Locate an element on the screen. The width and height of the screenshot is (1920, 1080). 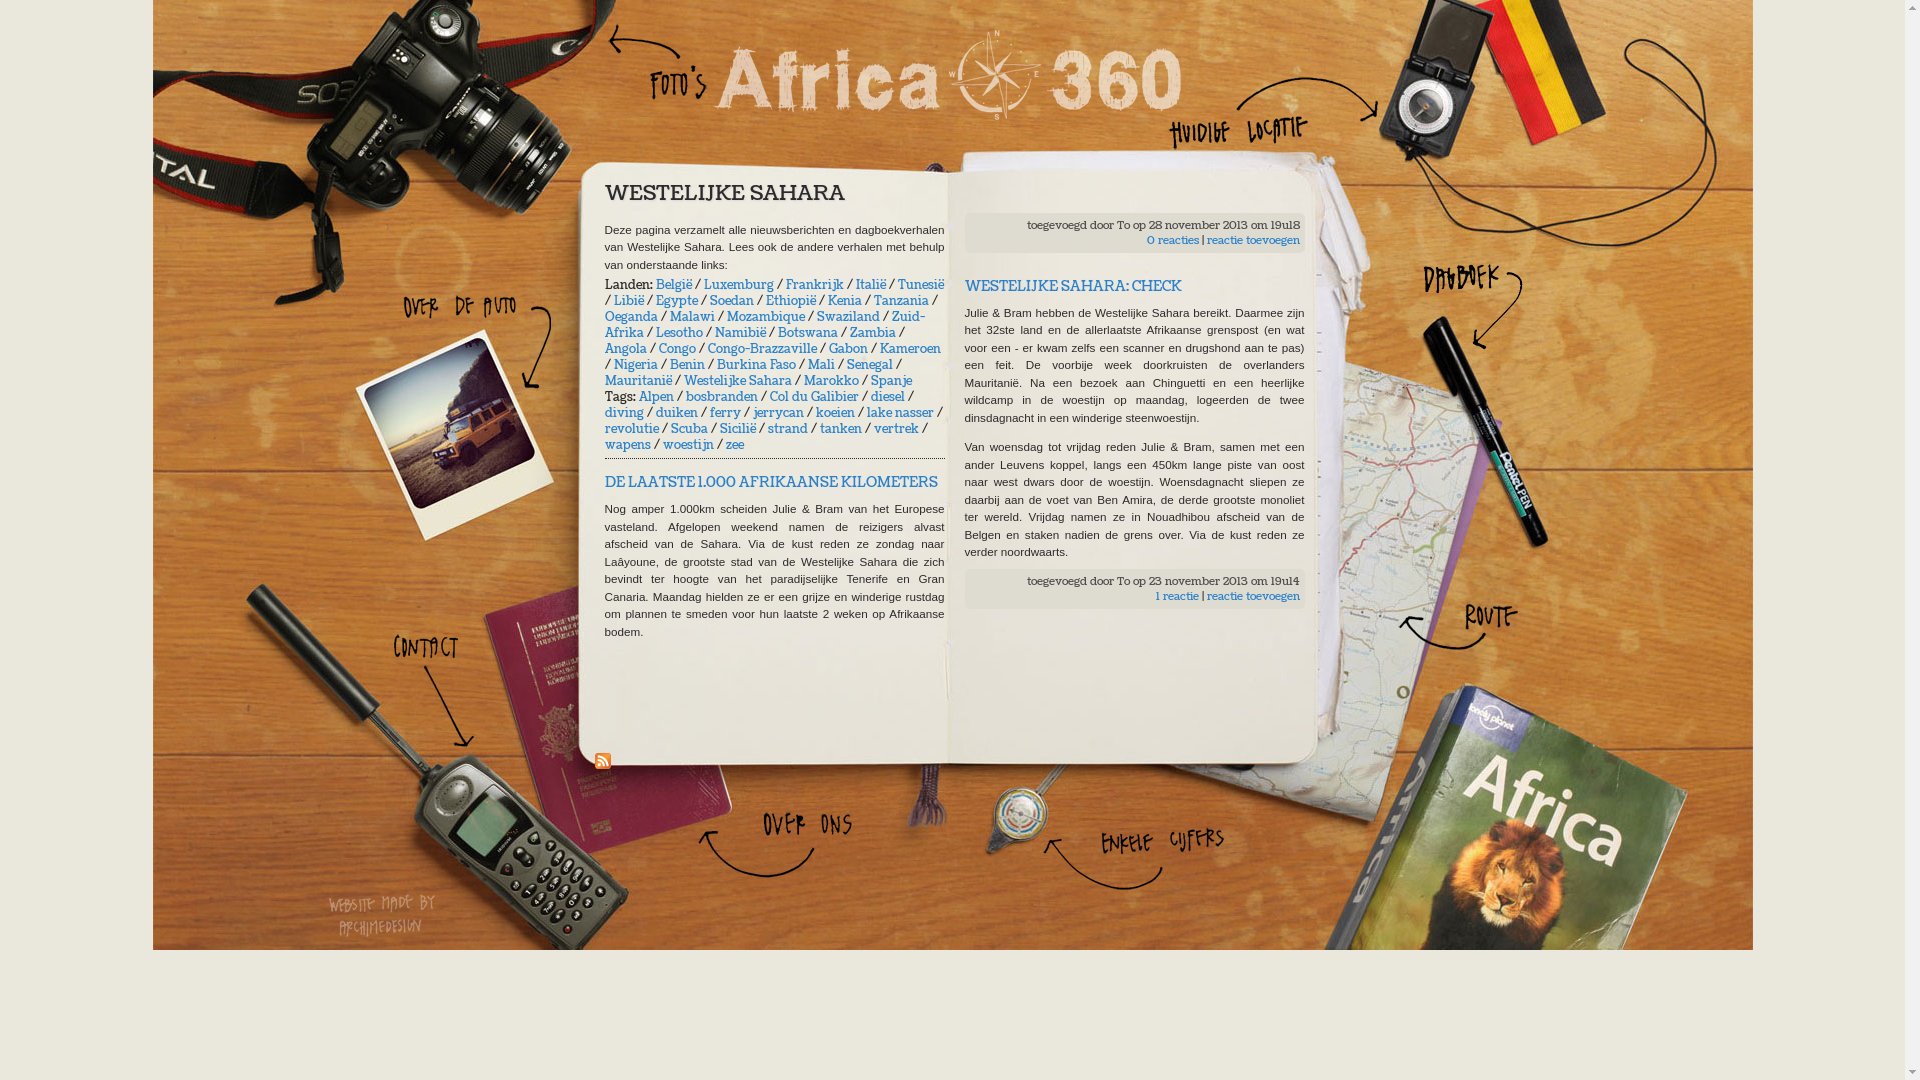
'woestijn' is located at coordinates (687, 443).